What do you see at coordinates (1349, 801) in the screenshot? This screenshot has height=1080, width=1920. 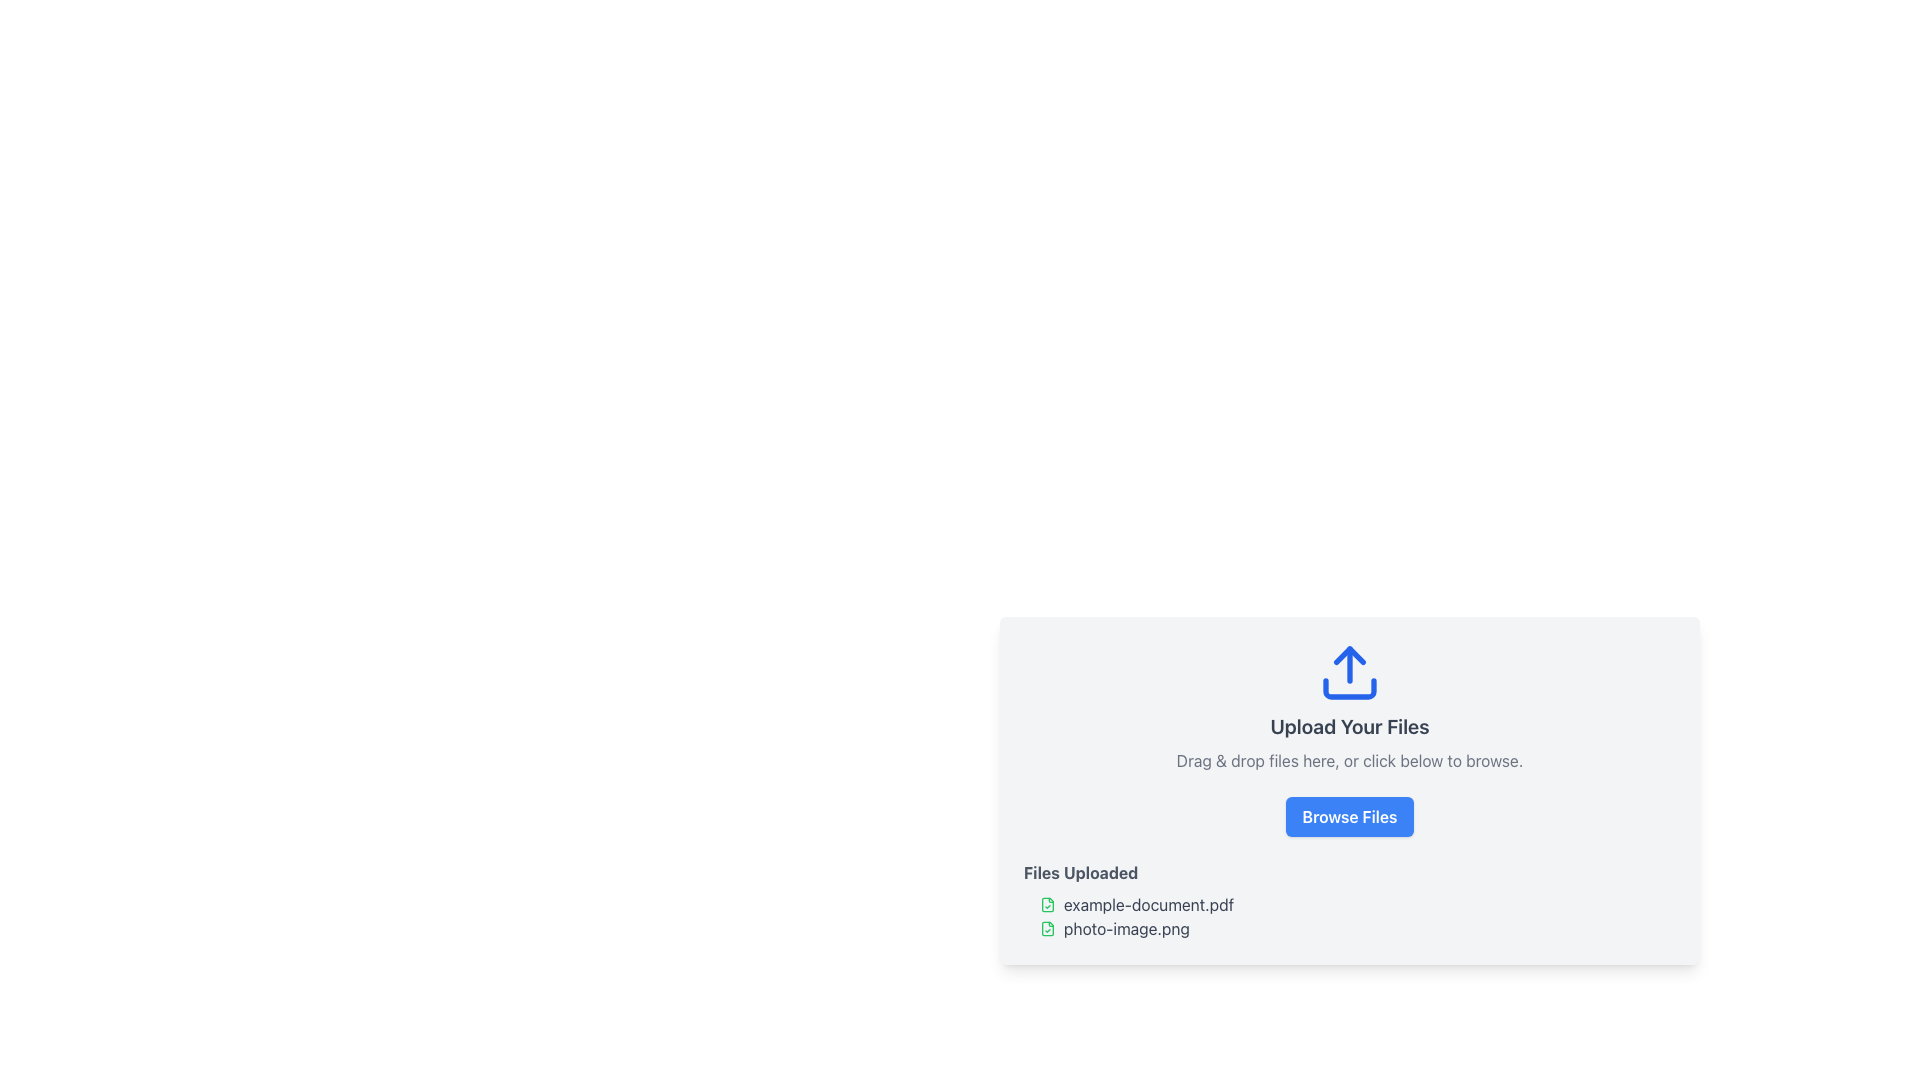 I see `the File upload interface, which has a light gray background, an upload icon, and a blue 'Browse Files' button` at bounding box center [1349, 801].